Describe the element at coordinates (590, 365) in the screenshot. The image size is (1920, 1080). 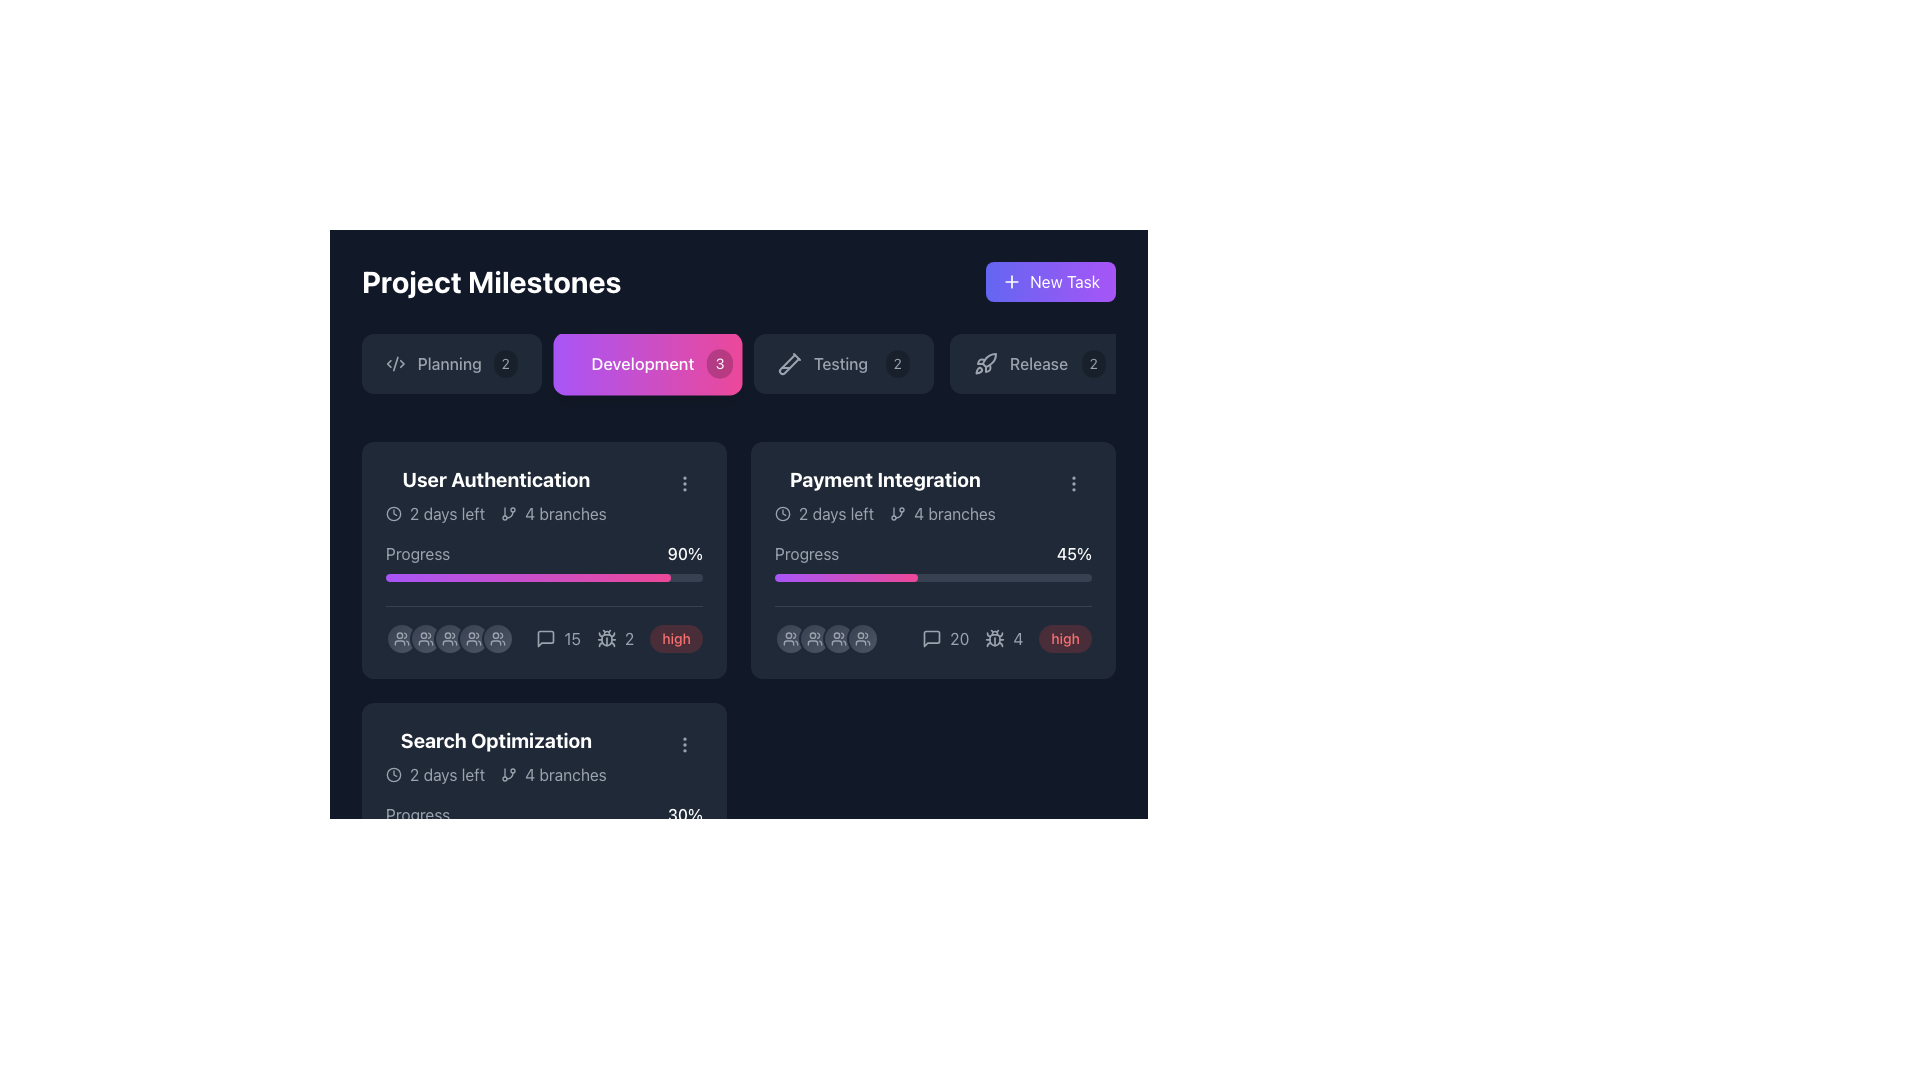
I see `the middle section of the database icon located in the 'Development' tab of the navigation header by clicking on it` at that location.